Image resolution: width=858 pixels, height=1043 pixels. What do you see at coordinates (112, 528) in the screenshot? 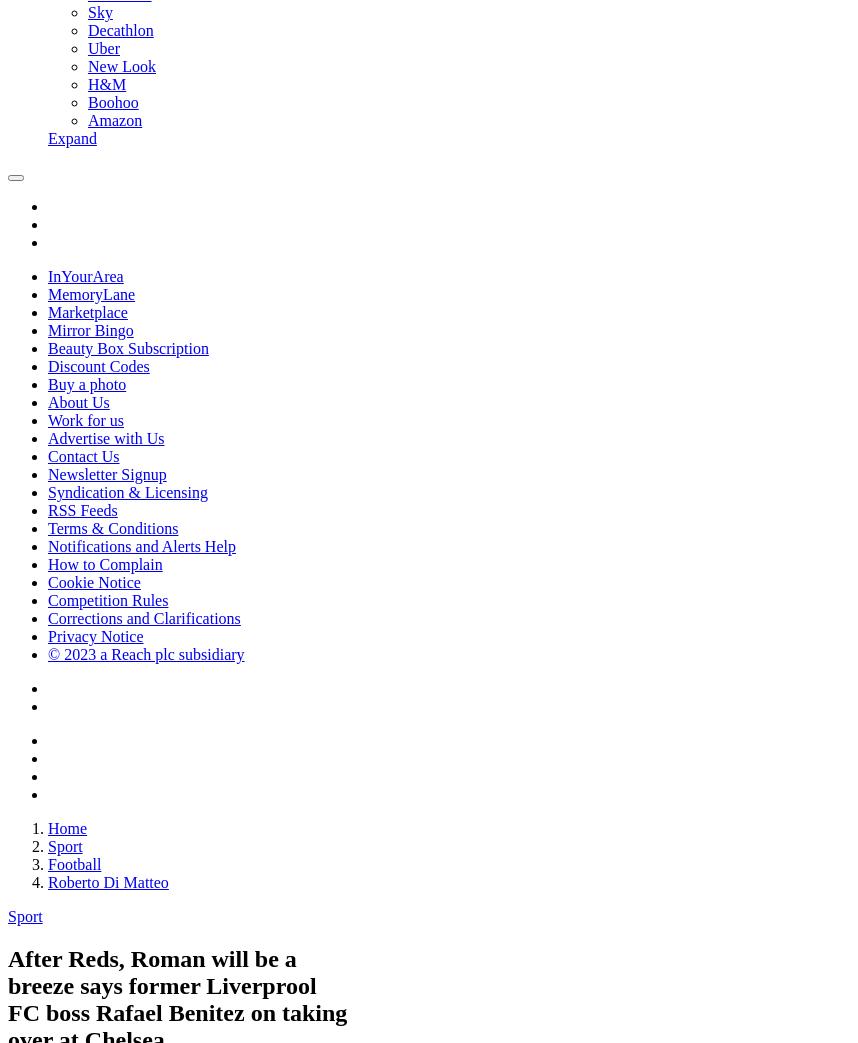
I see `'Terms & Conditions'` at bounding box center [112, 528].